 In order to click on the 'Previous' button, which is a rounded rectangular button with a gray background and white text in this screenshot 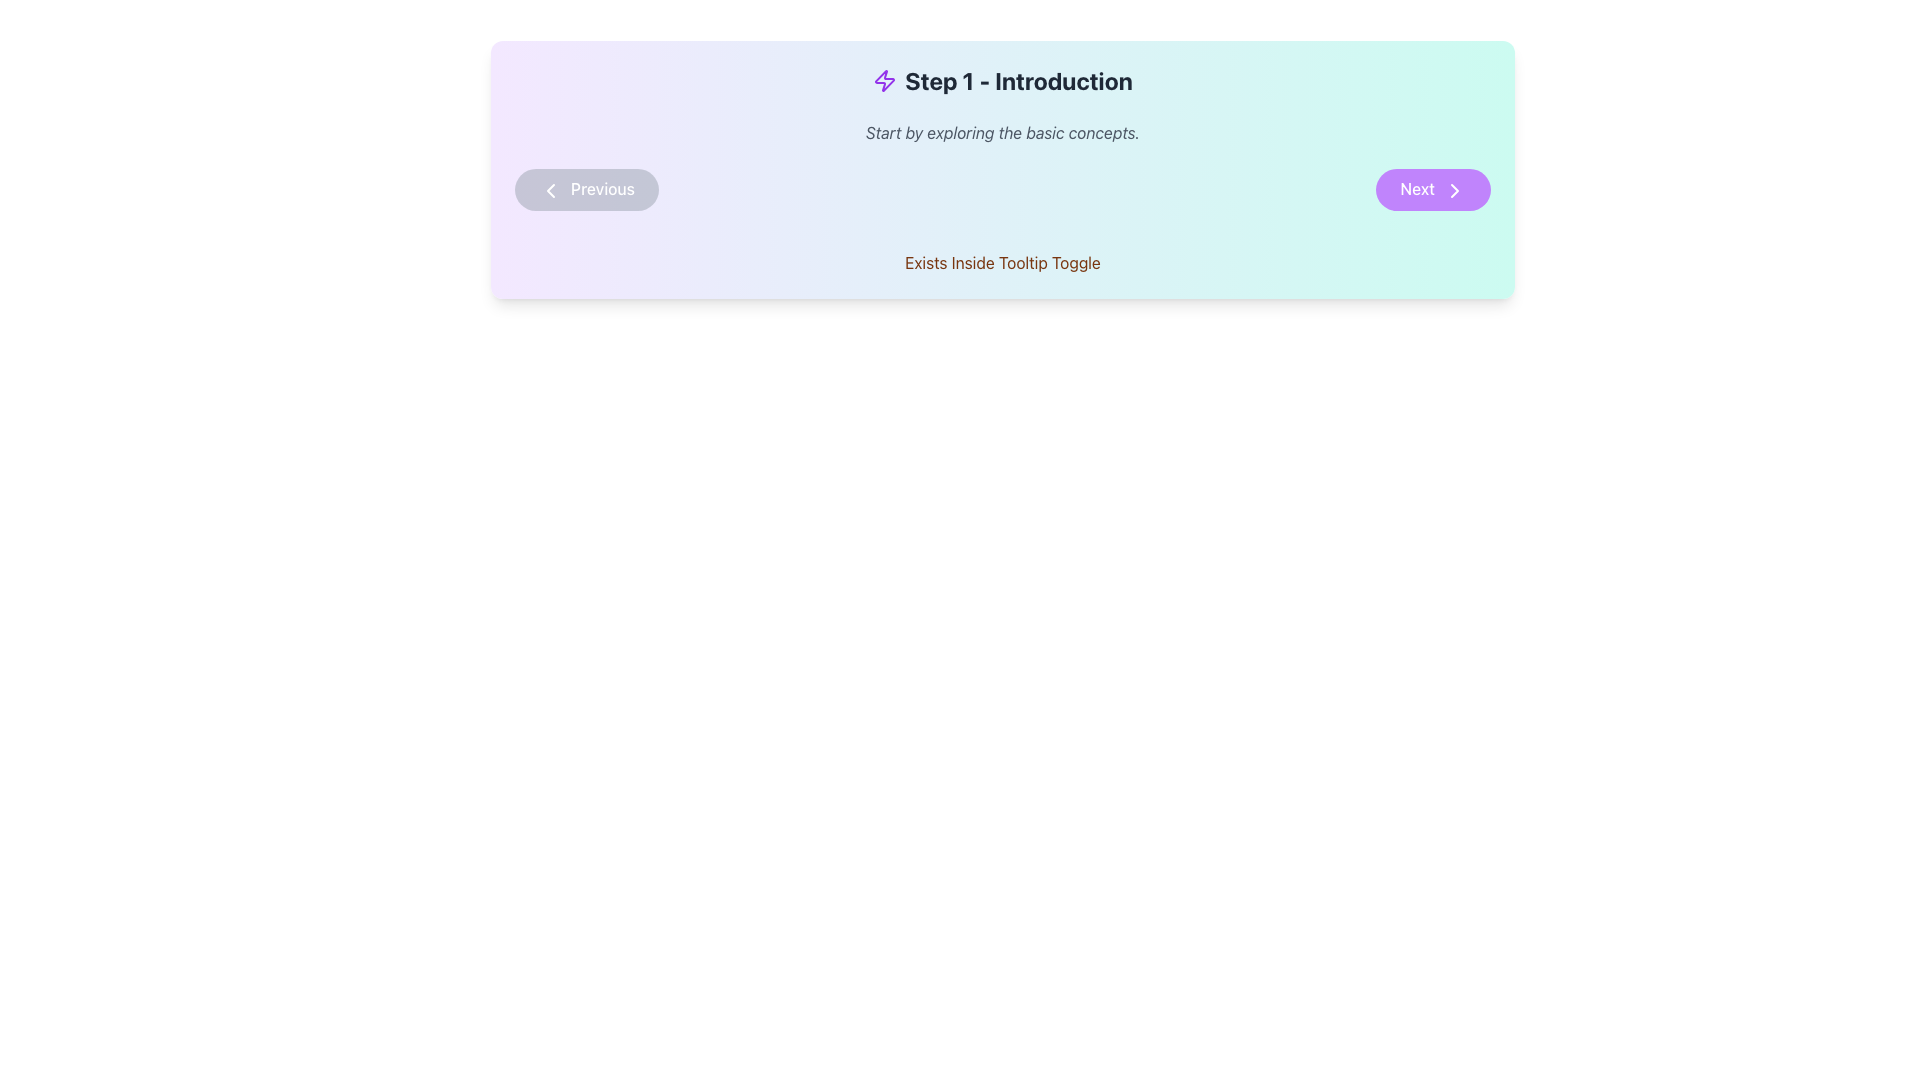, I will do `click(585, 189)`.